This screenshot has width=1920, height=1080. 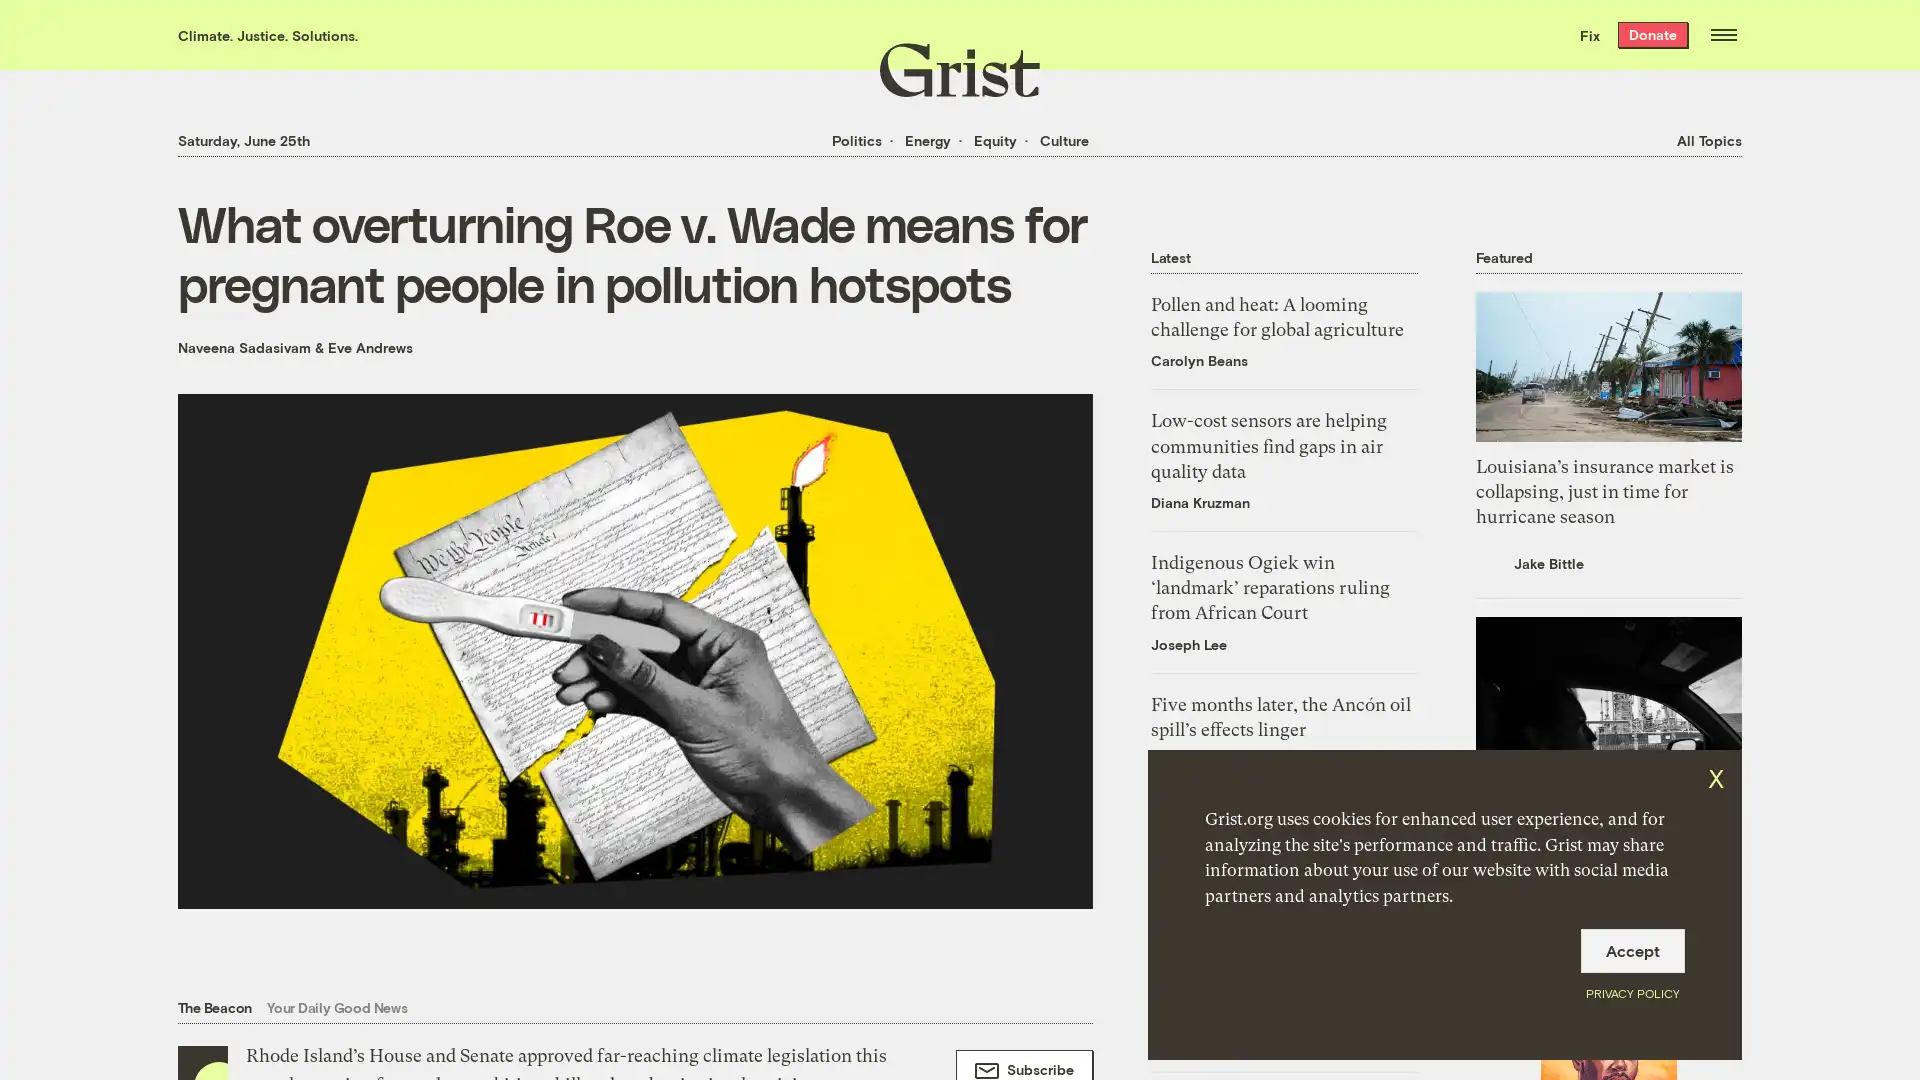 What do you see at coordinates (1722, 34) in the screenshot?
I see `Open menu` at bounding box center [1722, 34].